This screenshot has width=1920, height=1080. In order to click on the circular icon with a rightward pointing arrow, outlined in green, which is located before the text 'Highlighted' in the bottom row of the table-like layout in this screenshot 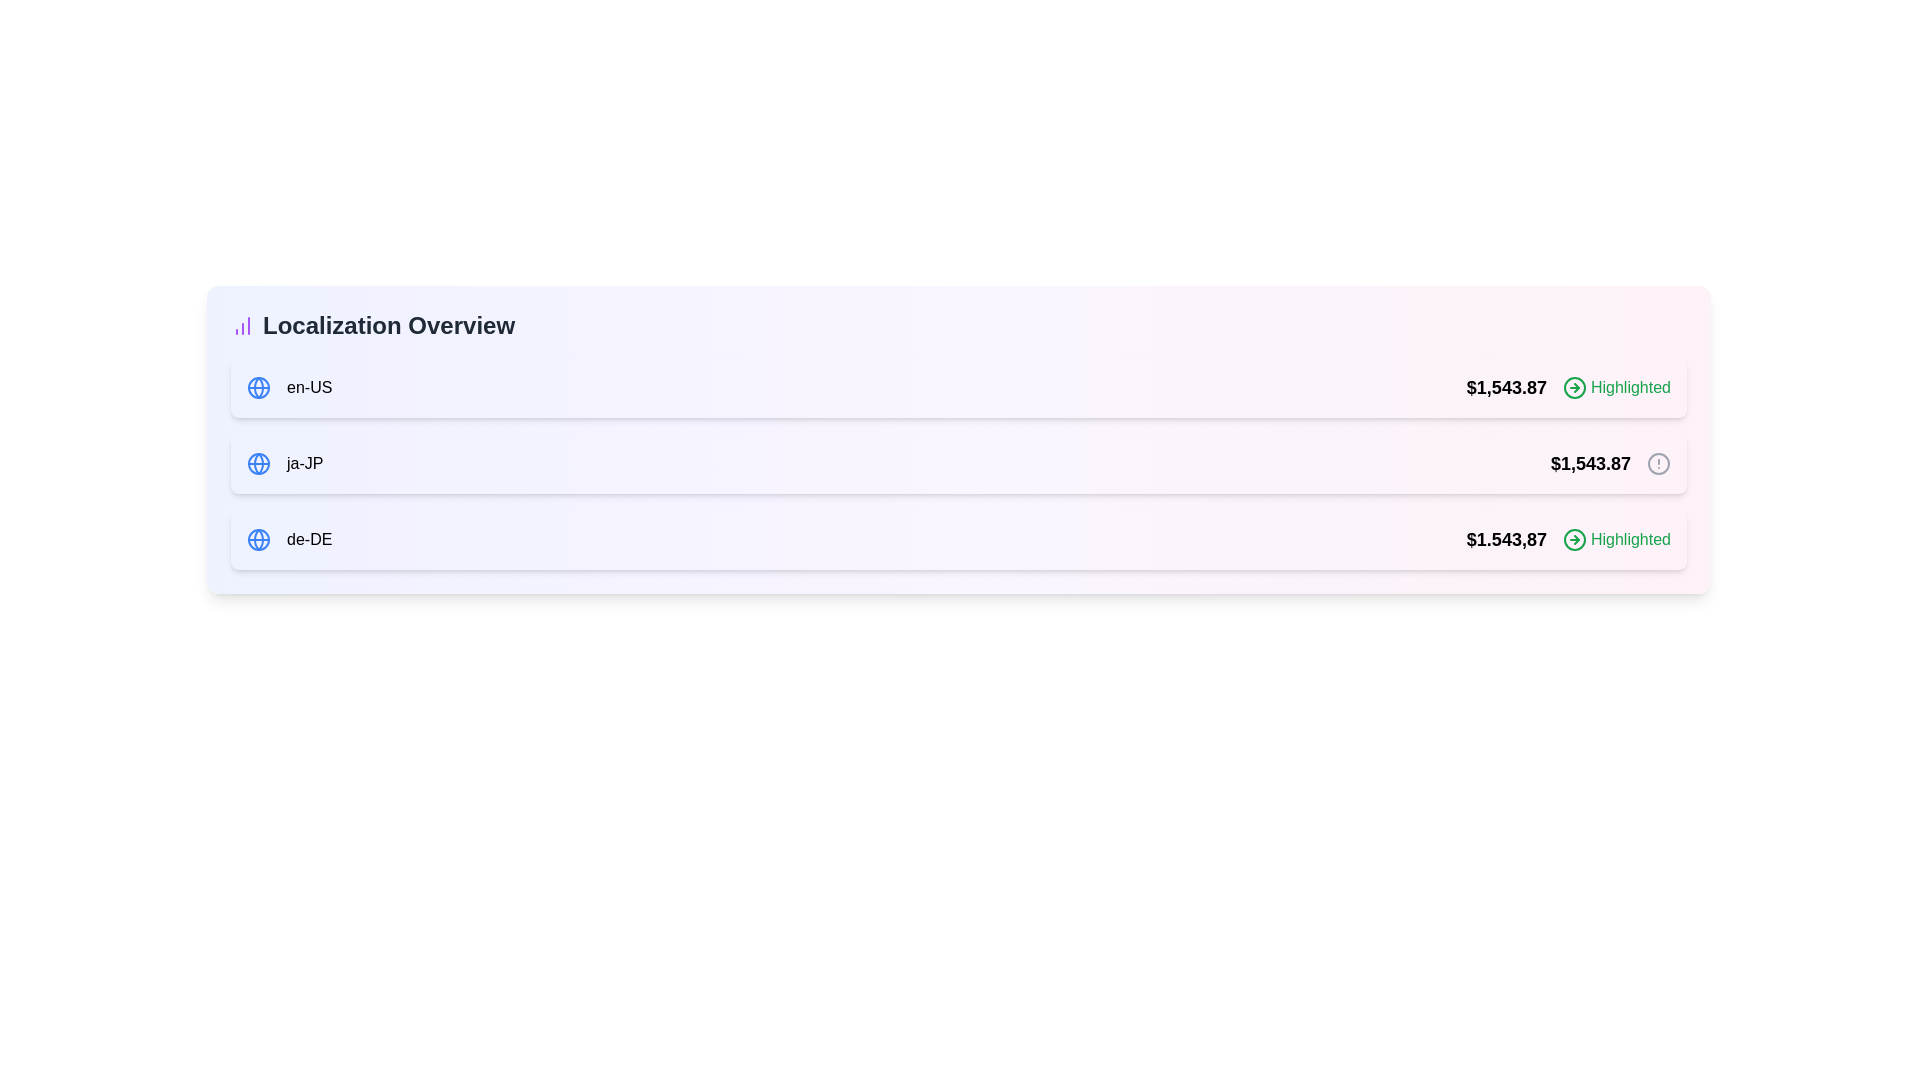, I will do `click(1573, 540)`.